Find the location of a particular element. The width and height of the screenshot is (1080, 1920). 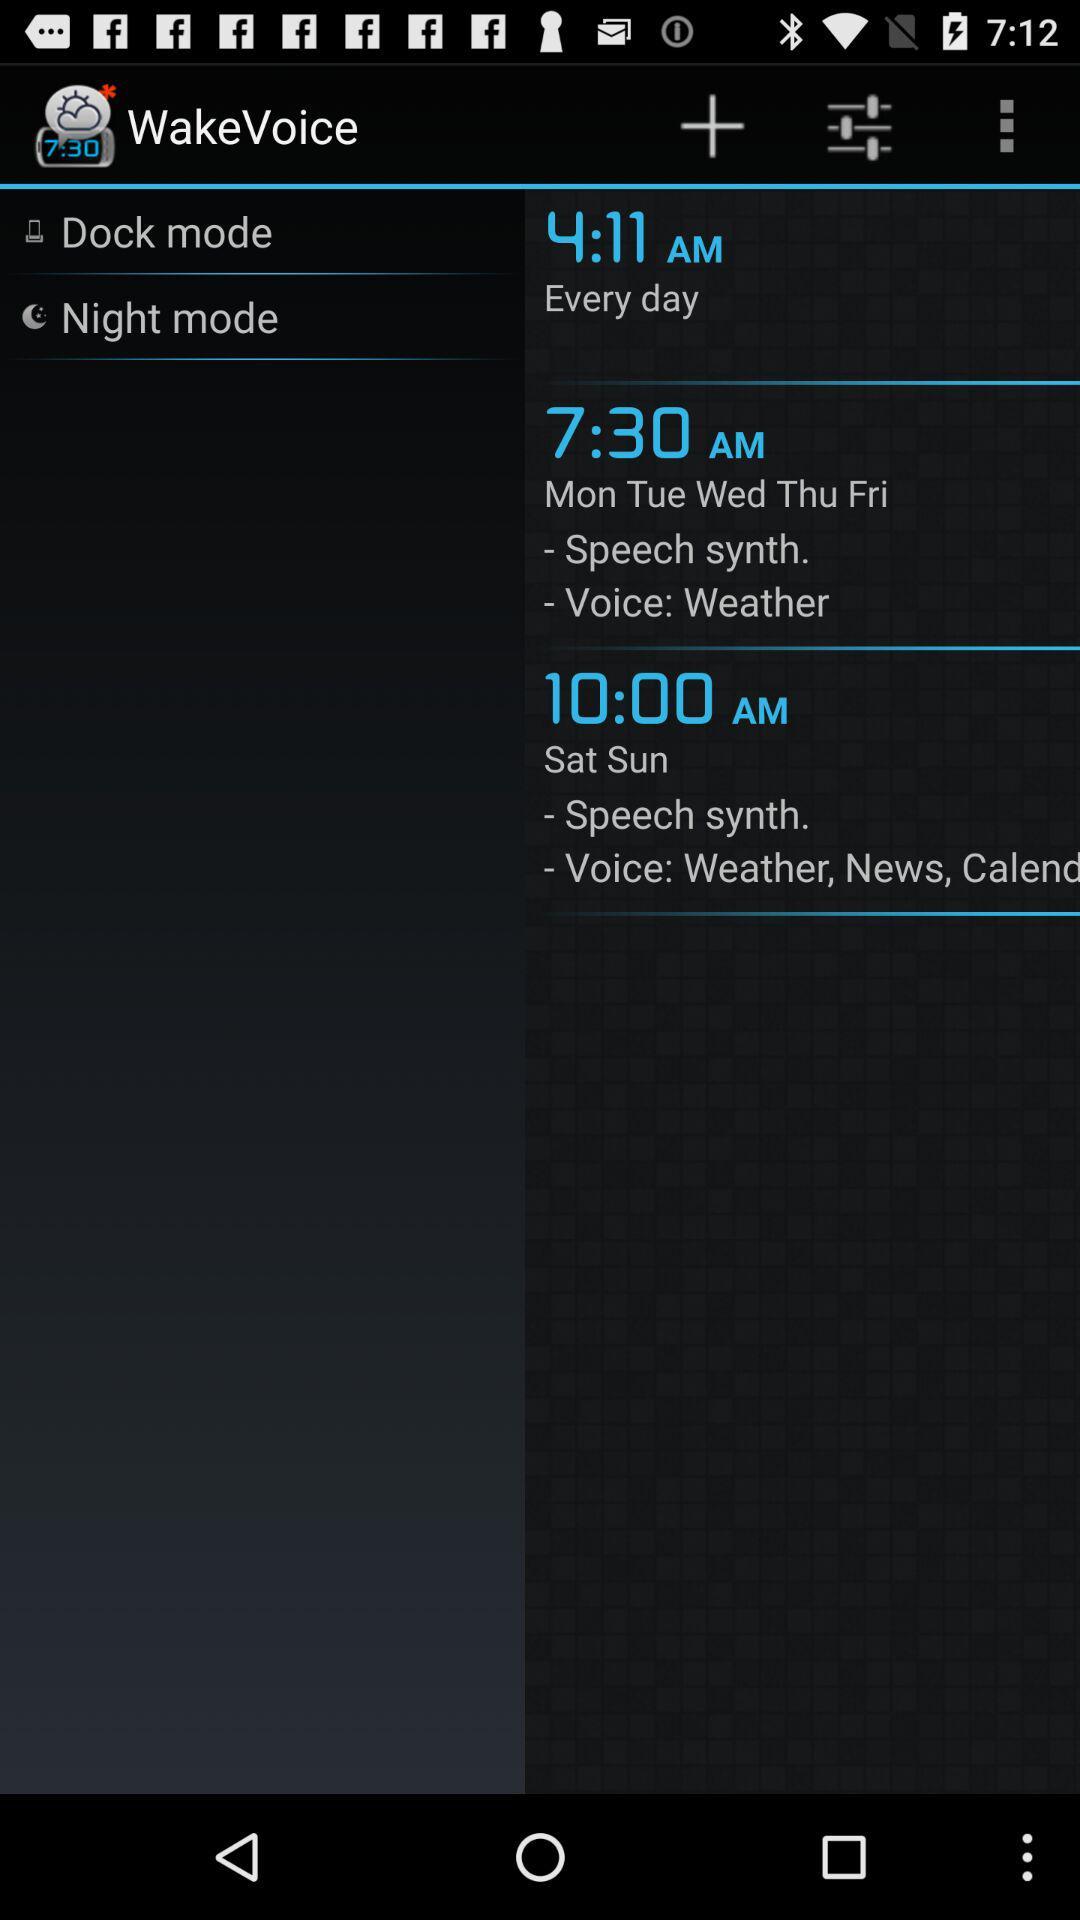

the app to the right of the night mode icon is located at coordinates (604, 233).